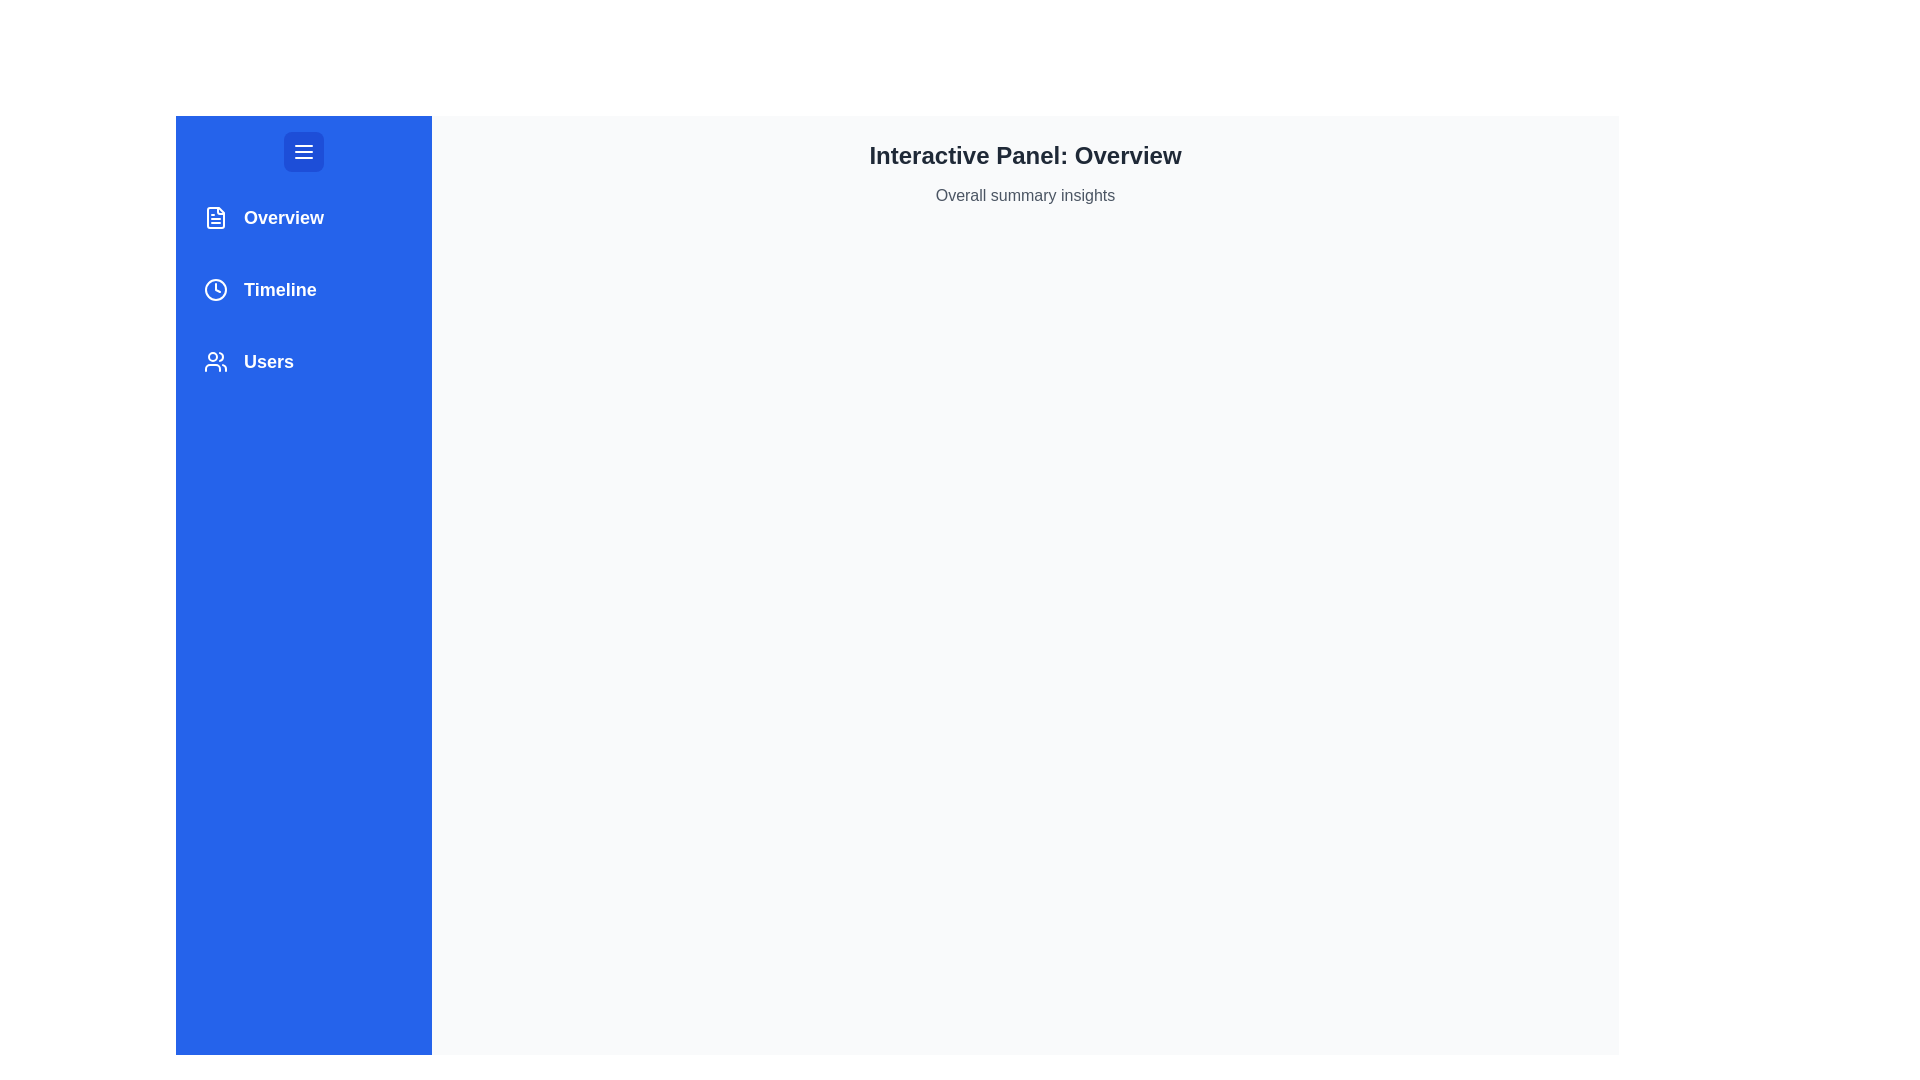 The image size is (1920, 1080). Describe the element at coordinates (302, 218) in the screenshot. I see `the panel Overview from the list` at that location.